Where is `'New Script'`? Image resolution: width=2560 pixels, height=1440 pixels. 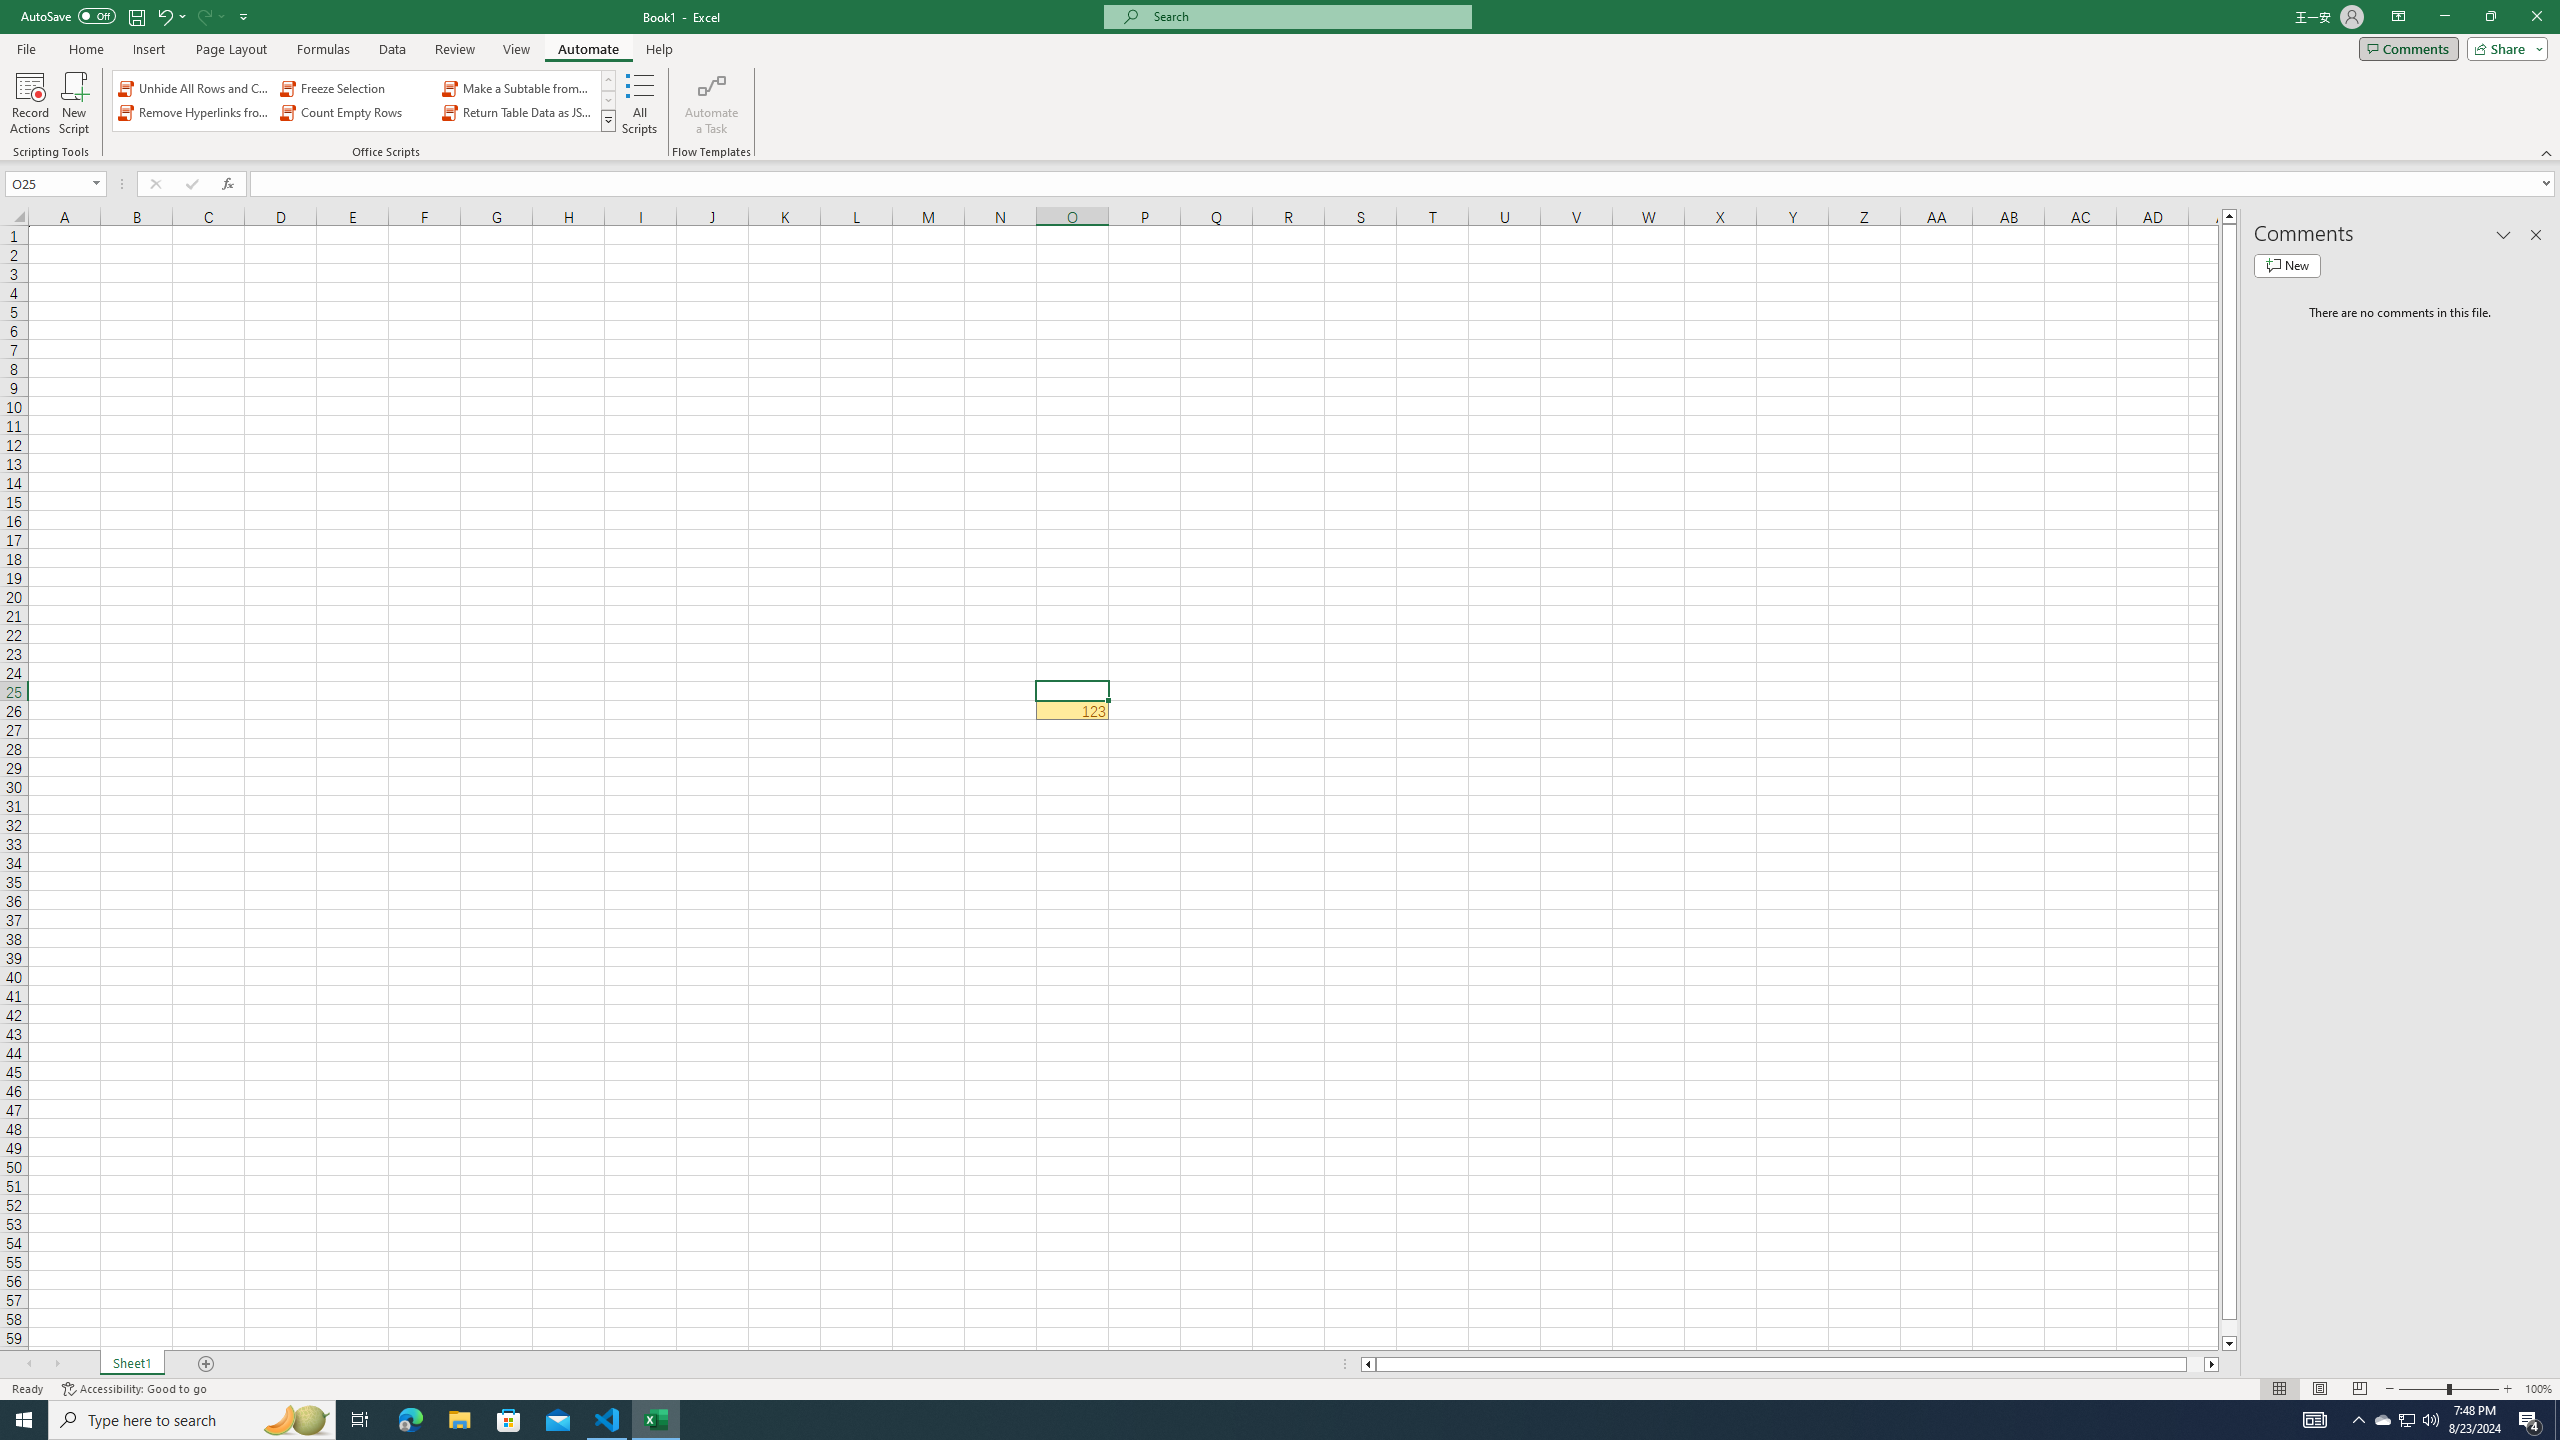
'New Script' is located at coordinates (73, 103).